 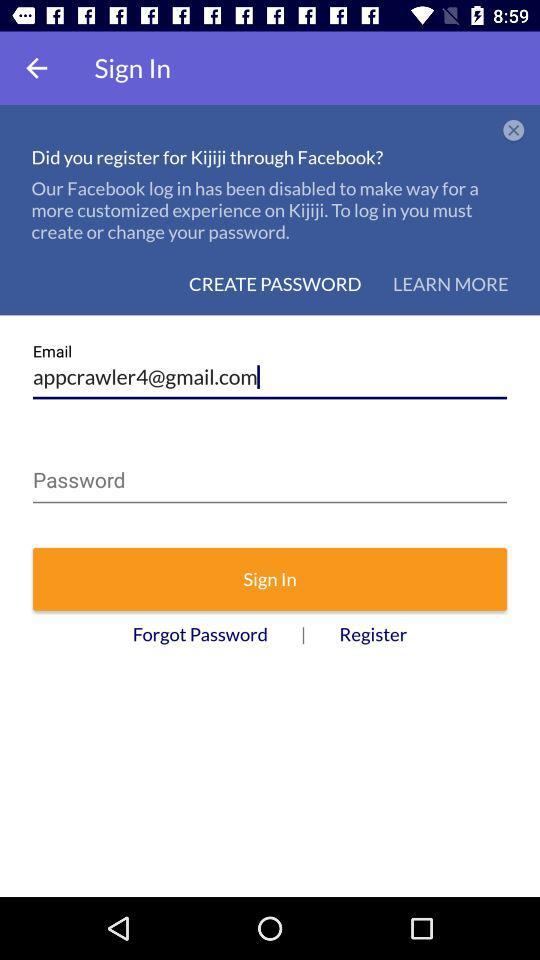 I want to click on the icon next to did you register icon, so click(x=513, y=130).